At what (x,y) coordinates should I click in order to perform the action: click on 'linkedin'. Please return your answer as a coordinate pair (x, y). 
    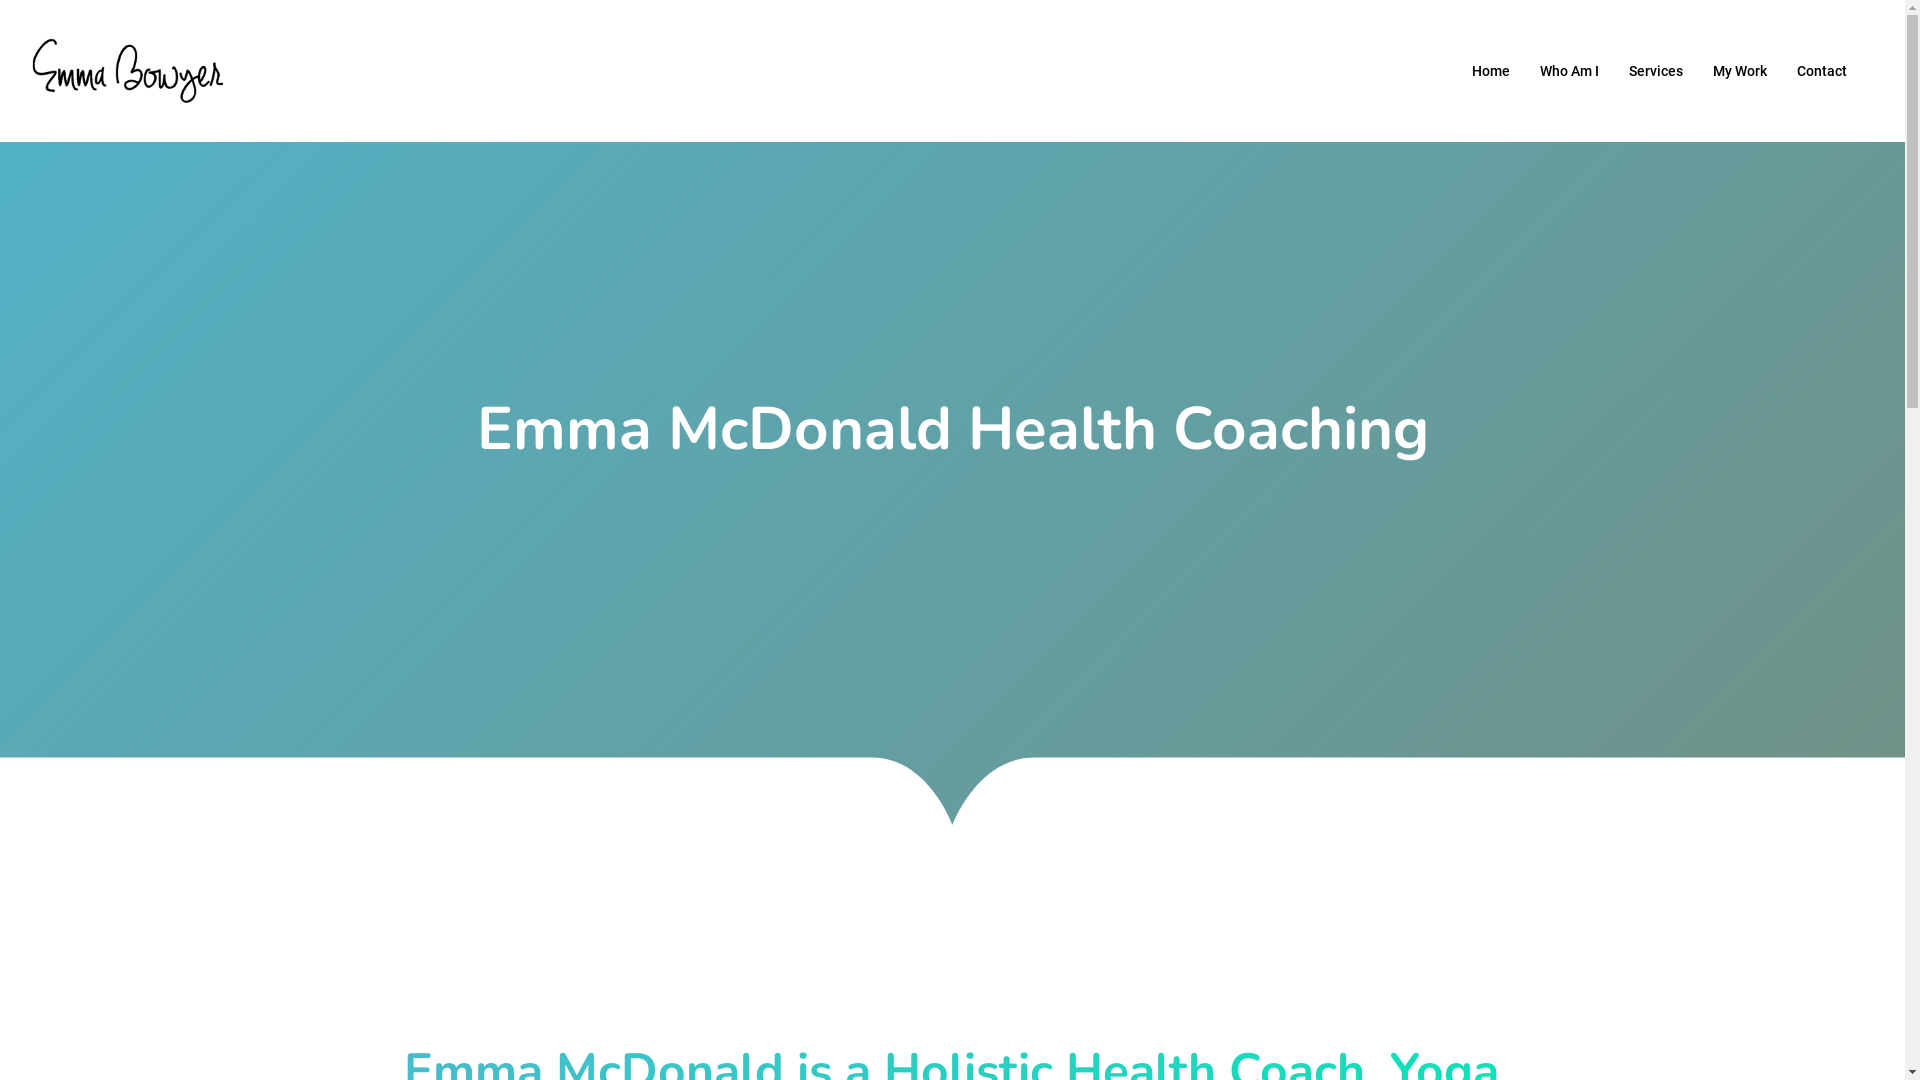
    Looking at the image, I should click on (952, 934).